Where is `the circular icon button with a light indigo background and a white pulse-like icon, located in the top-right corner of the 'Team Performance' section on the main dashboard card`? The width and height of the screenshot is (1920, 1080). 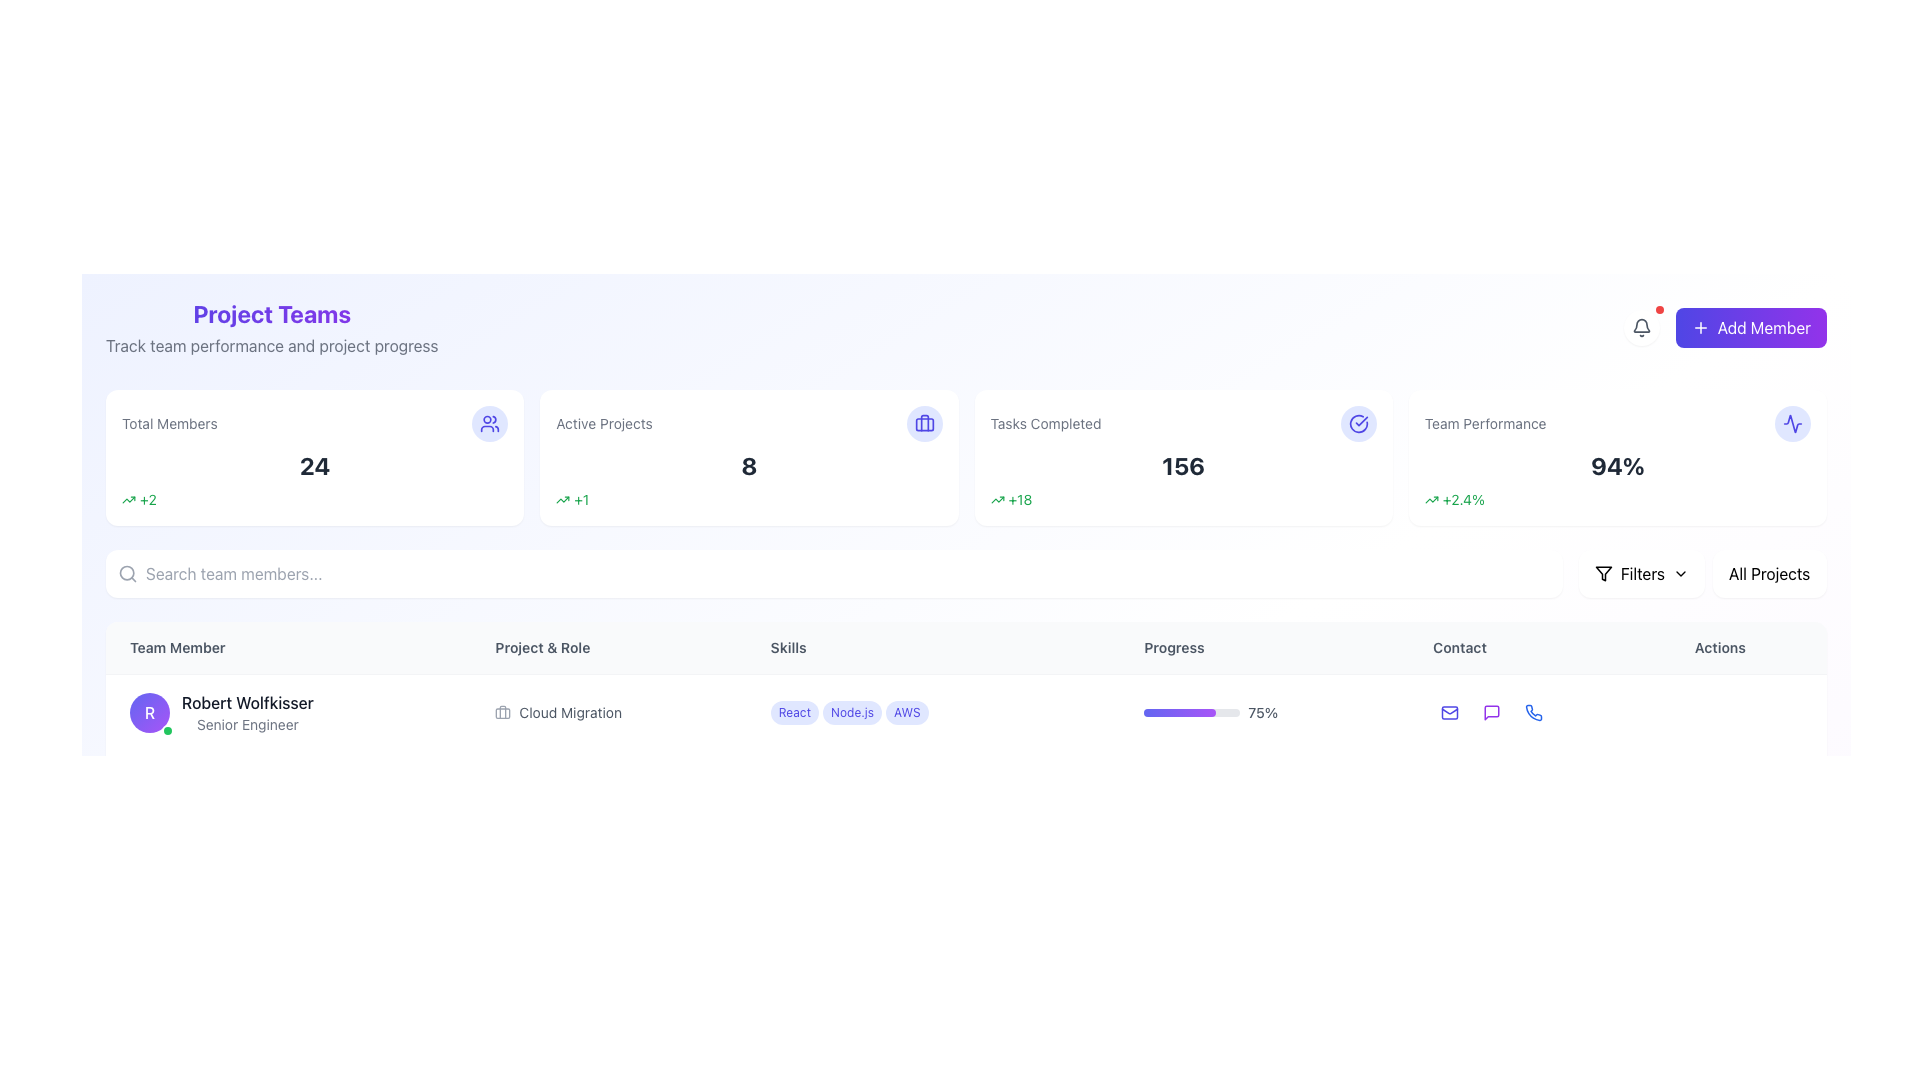 the circular icon button with a light indigo background and a white pulse-like icon, located in the top-right corner of the 'Team Performance' section on the main dashboard card is located at coordinates (1793, 423).